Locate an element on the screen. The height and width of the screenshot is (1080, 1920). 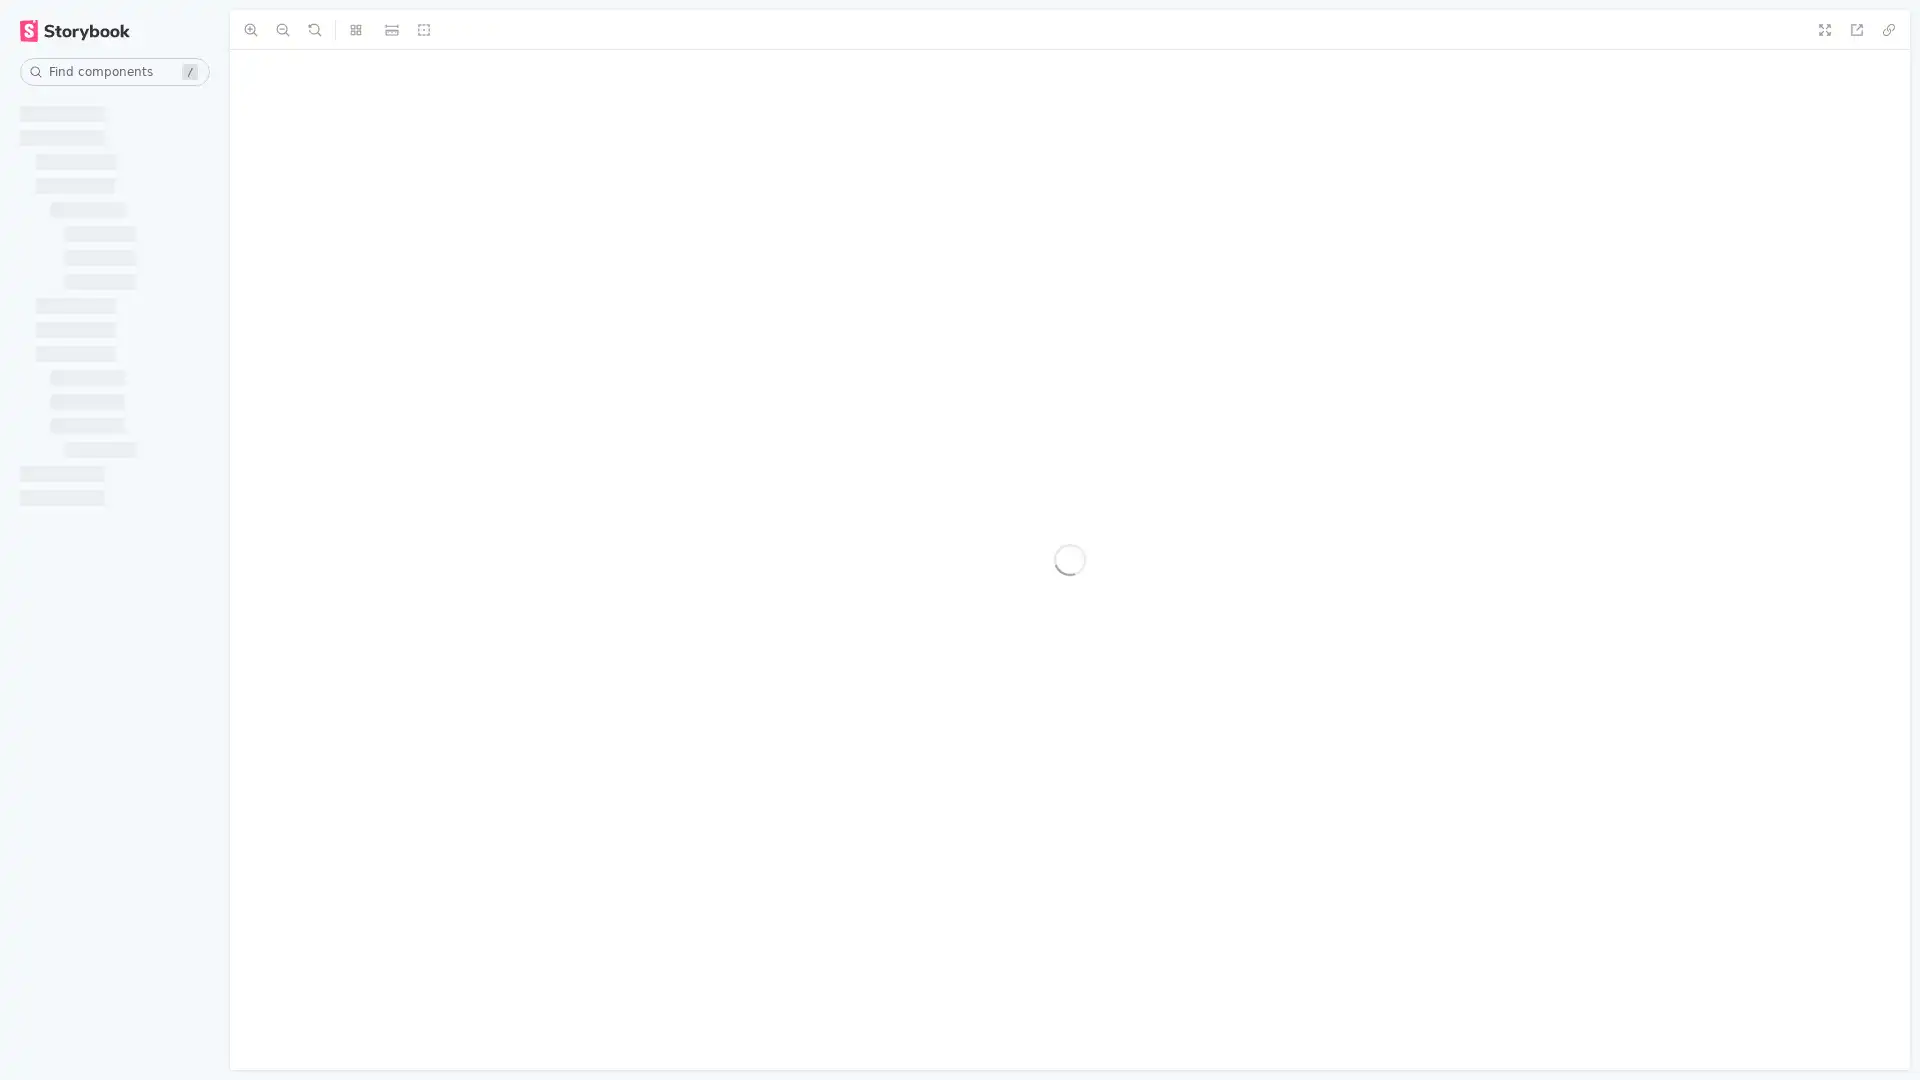
INTERNAL CONTROLLERS is located at coordinates (104, 983).